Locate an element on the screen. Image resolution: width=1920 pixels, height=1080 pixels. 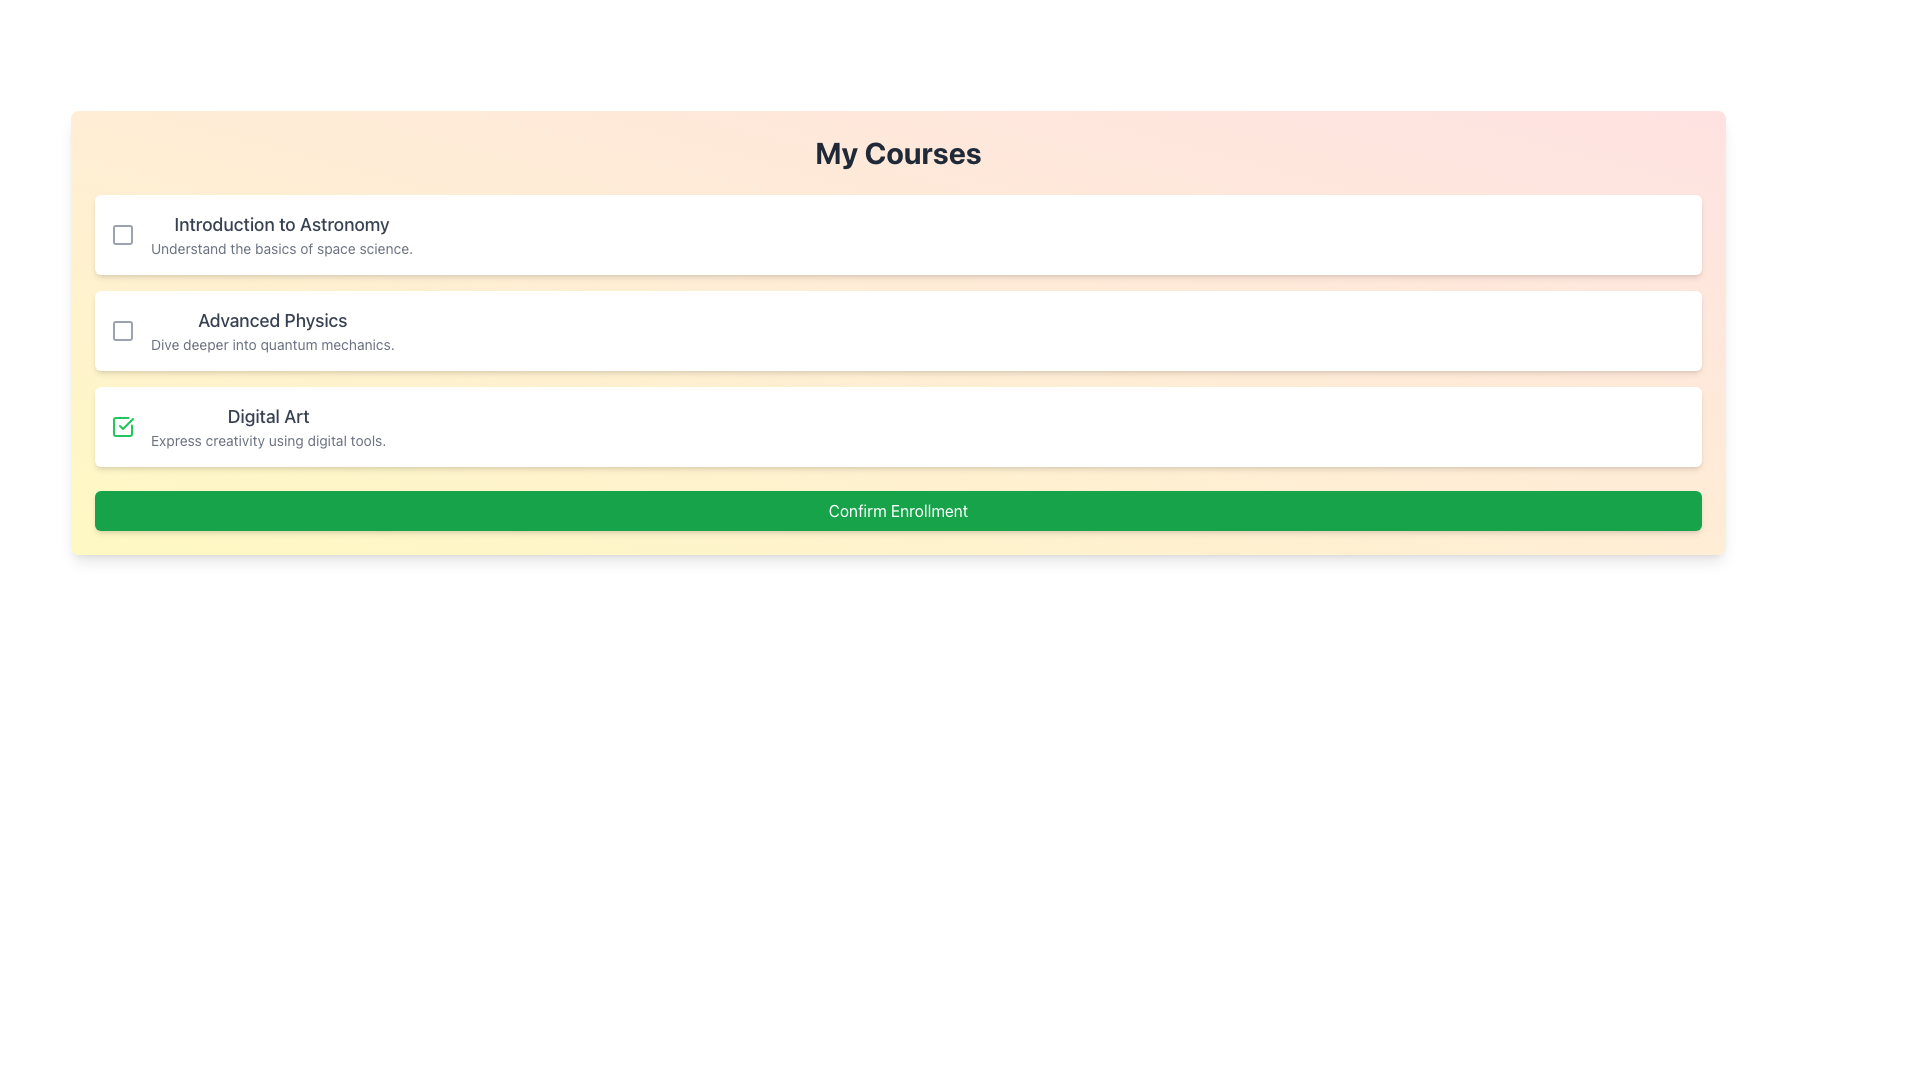
the selectable list item for the 'Advanced Physics' course, which is the second item in the list is located at coordinates (897, 330).